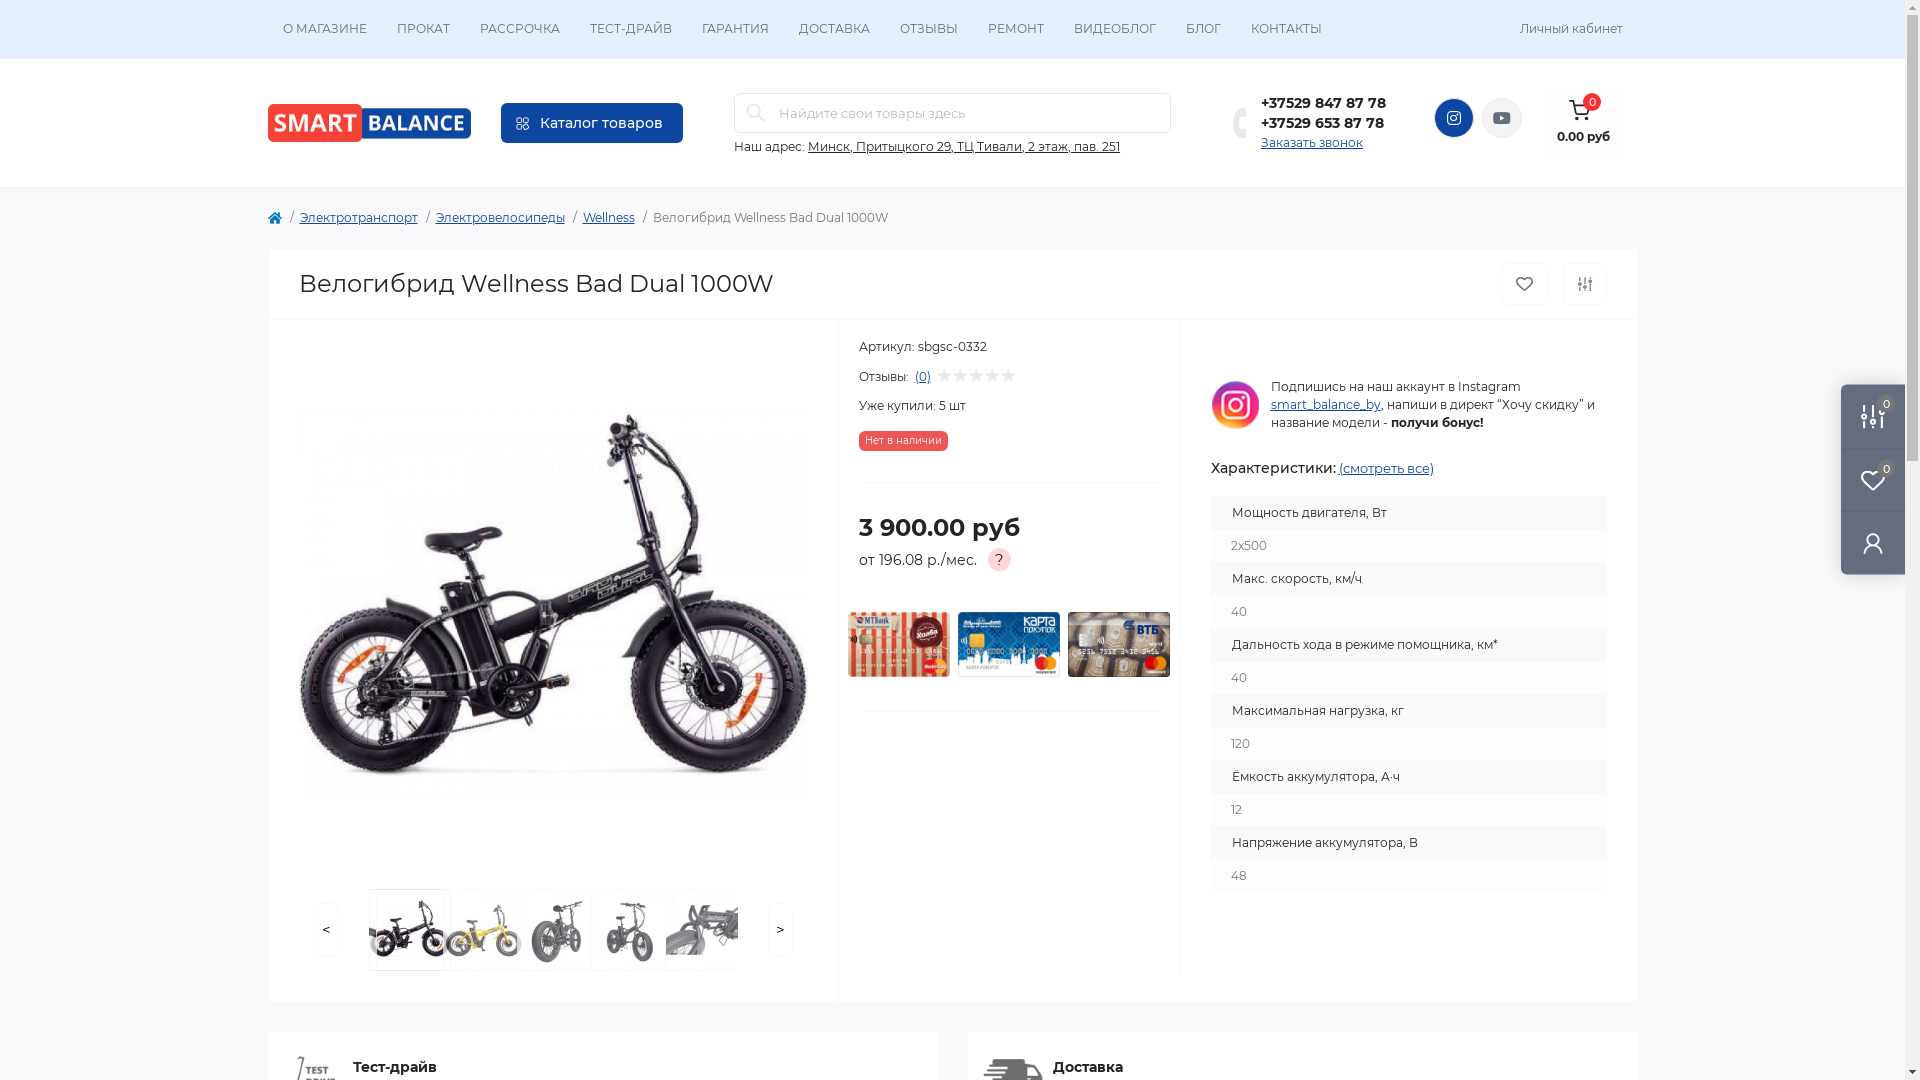  I want to click on '(0)', so click(920, 377).